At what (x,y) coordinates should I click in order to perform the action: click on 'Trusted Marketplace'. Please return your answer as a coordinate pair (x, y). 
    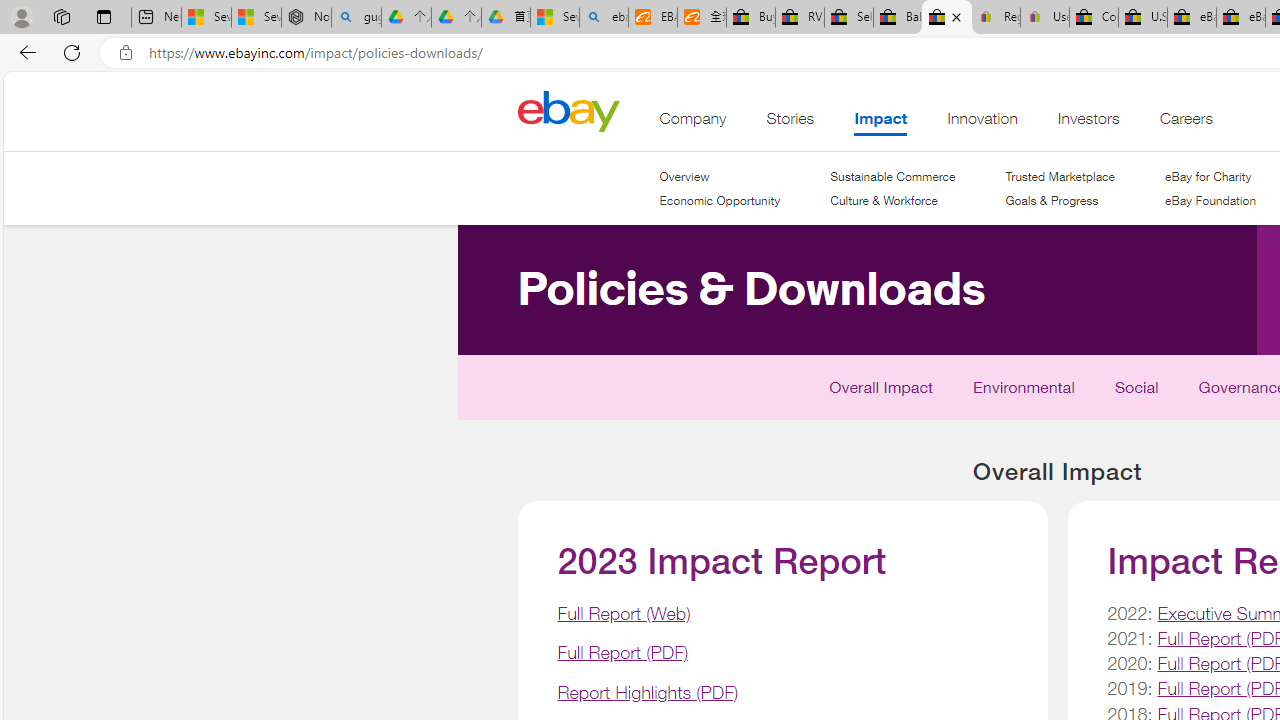
    Looking at the image, I should click on (1058, 175).